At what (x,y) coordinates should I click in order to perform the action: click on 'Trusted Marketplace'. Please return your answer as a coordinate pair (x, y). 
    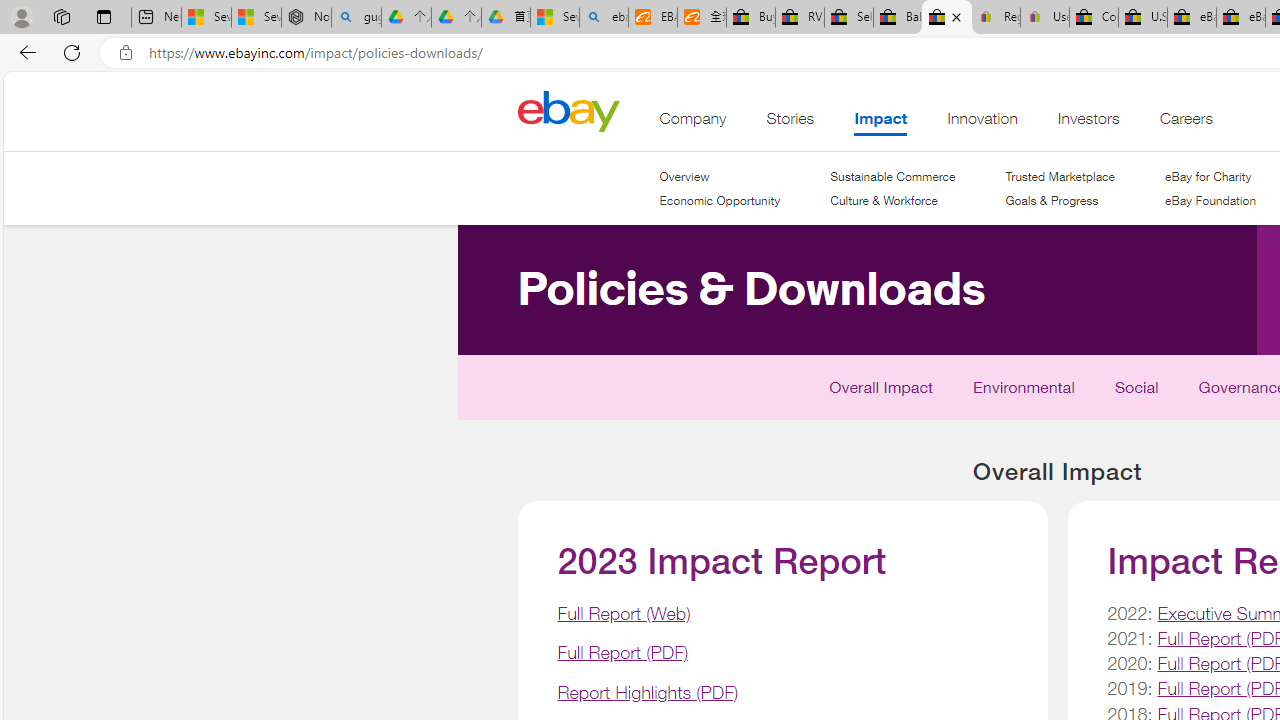
    Looking at the image, I should click on (1058, 175).